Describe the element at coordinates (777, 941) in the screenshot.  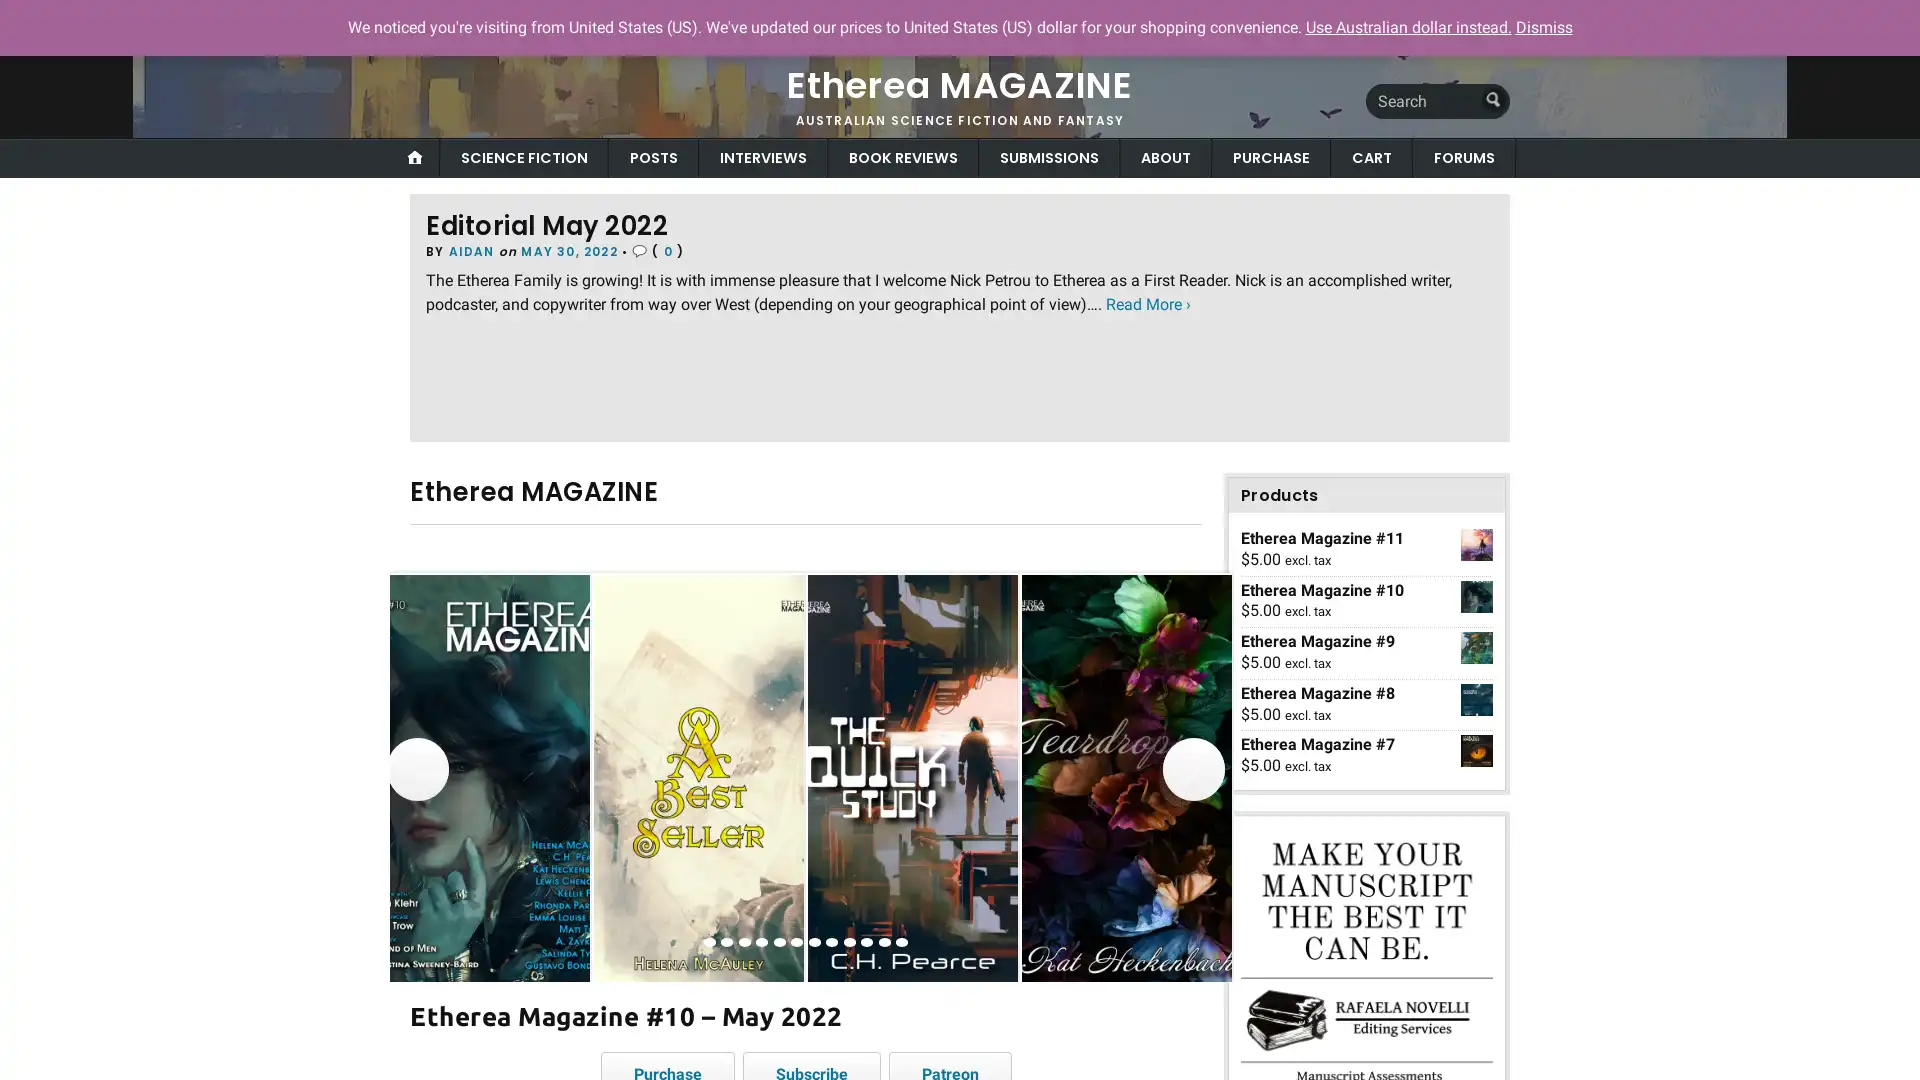
I see `view image 5 of 12 in carousel` at that location.